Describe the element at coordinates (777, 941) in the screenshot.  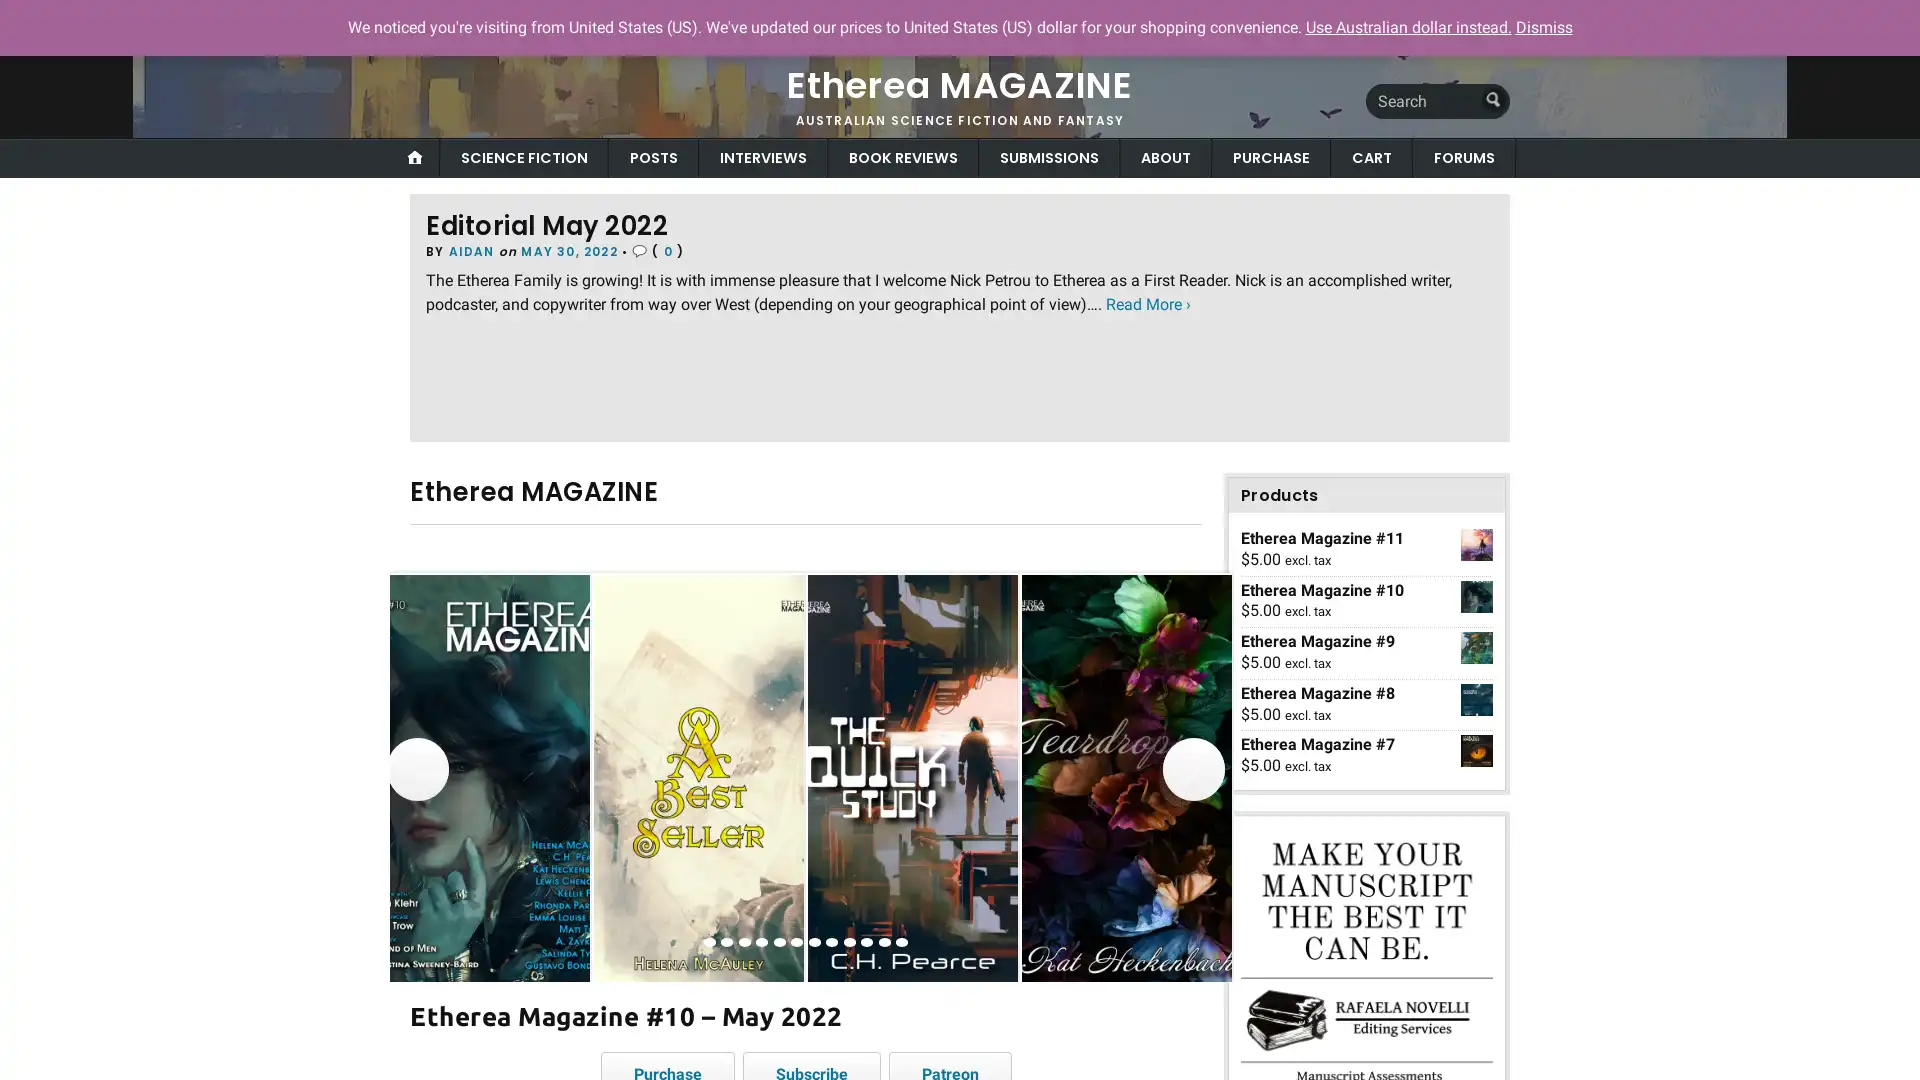
I see `view image 5 of 12 in carousel` at that location.